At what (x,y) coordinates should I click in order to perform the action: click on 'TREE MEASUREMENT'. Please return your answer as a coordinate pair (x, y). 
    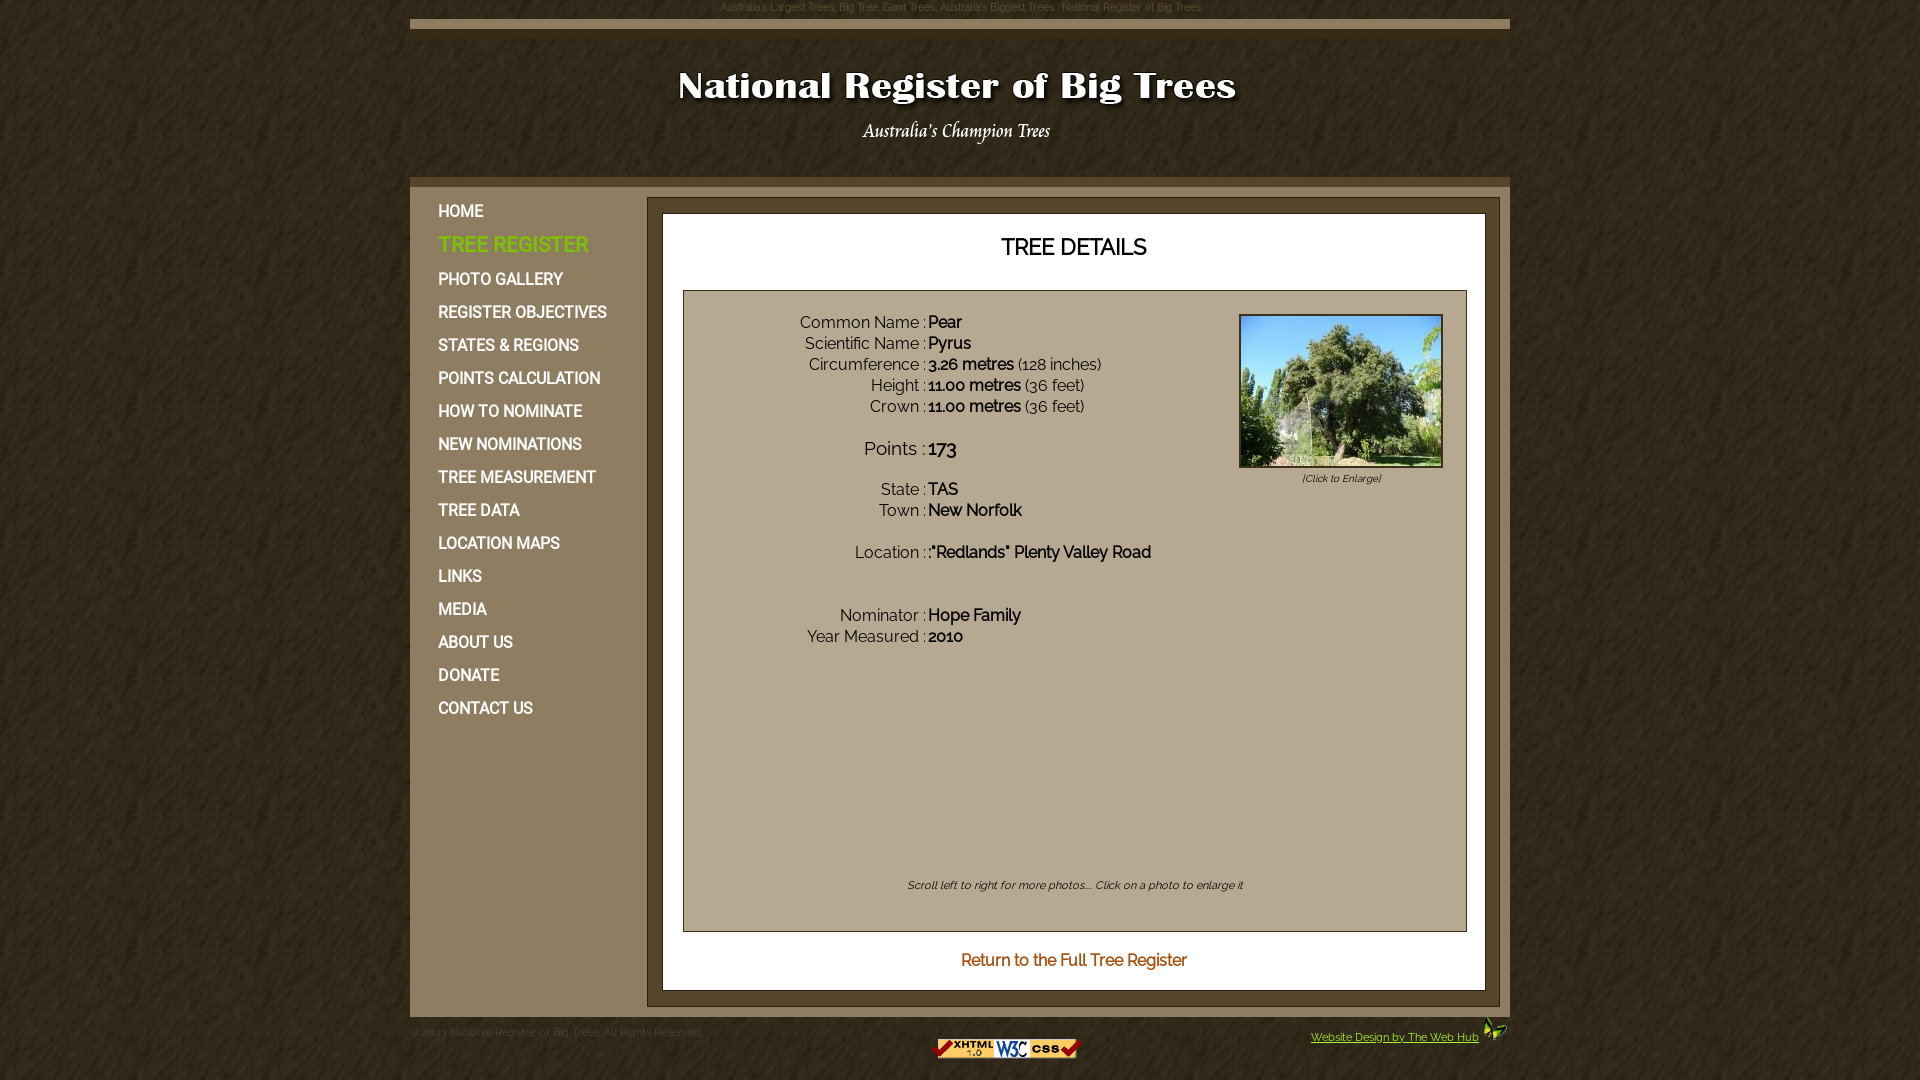
    Looking at the image, I should click on (526, 477).